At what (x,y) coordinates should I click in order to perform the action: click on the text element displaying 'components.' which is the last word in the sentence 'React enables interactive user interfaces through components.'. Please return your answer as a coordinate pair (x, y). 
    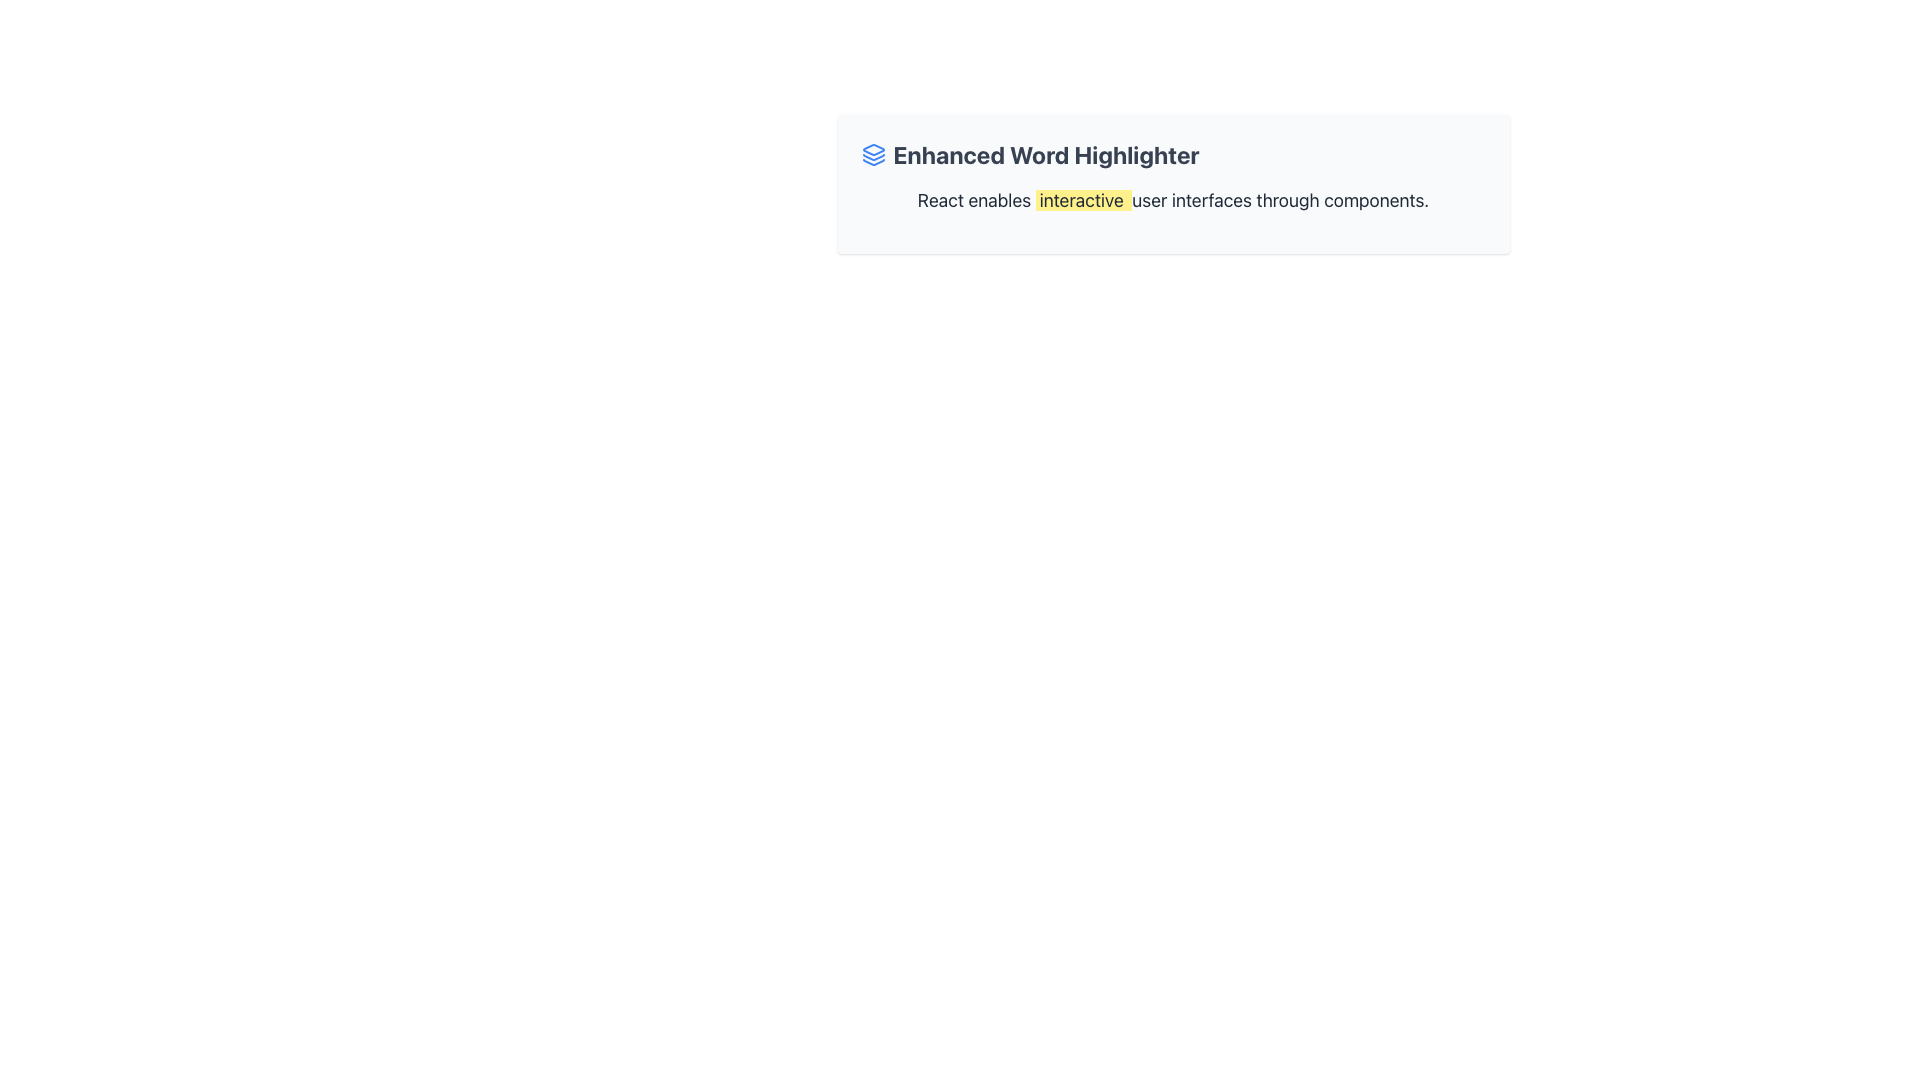
    Looking at the image, I should click on (1375, 200).